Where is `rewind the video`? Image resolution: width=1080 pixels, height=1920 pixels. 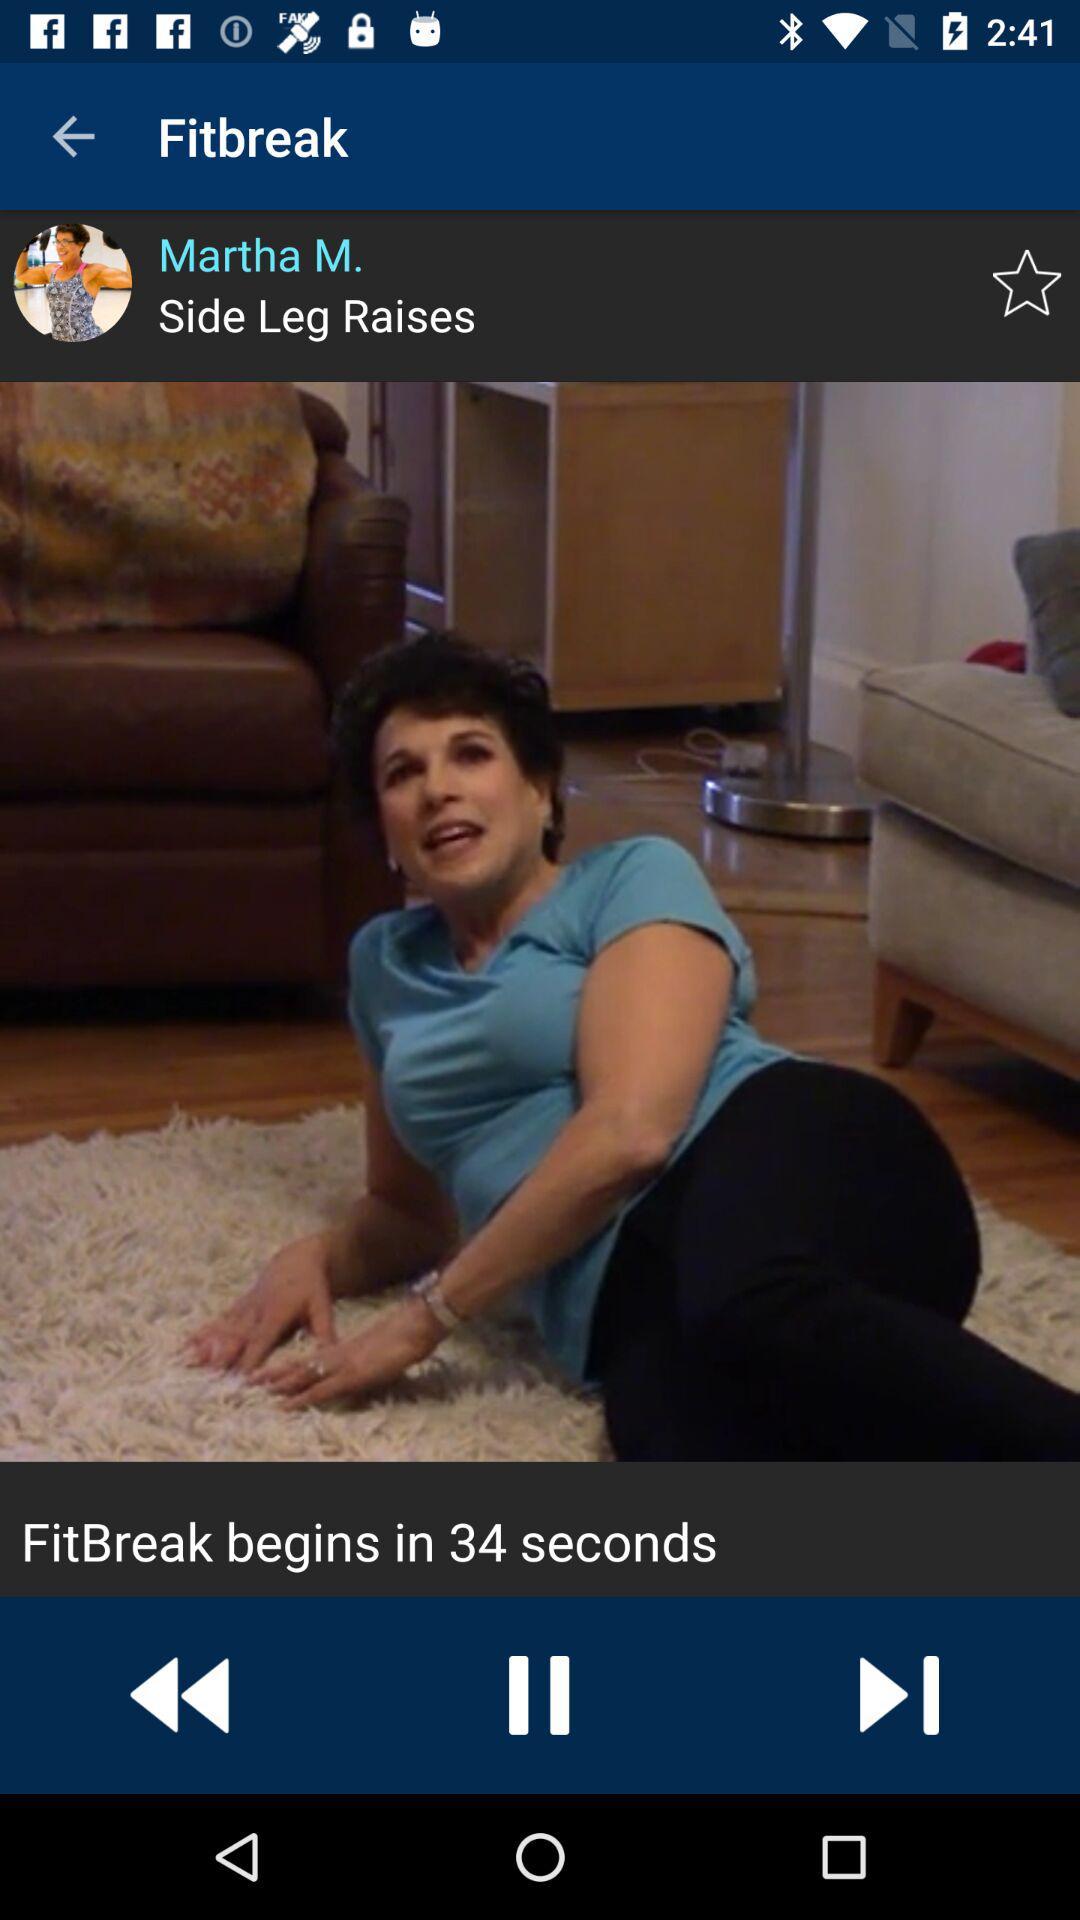
rewind the video is located at coordinates (180, 1694).